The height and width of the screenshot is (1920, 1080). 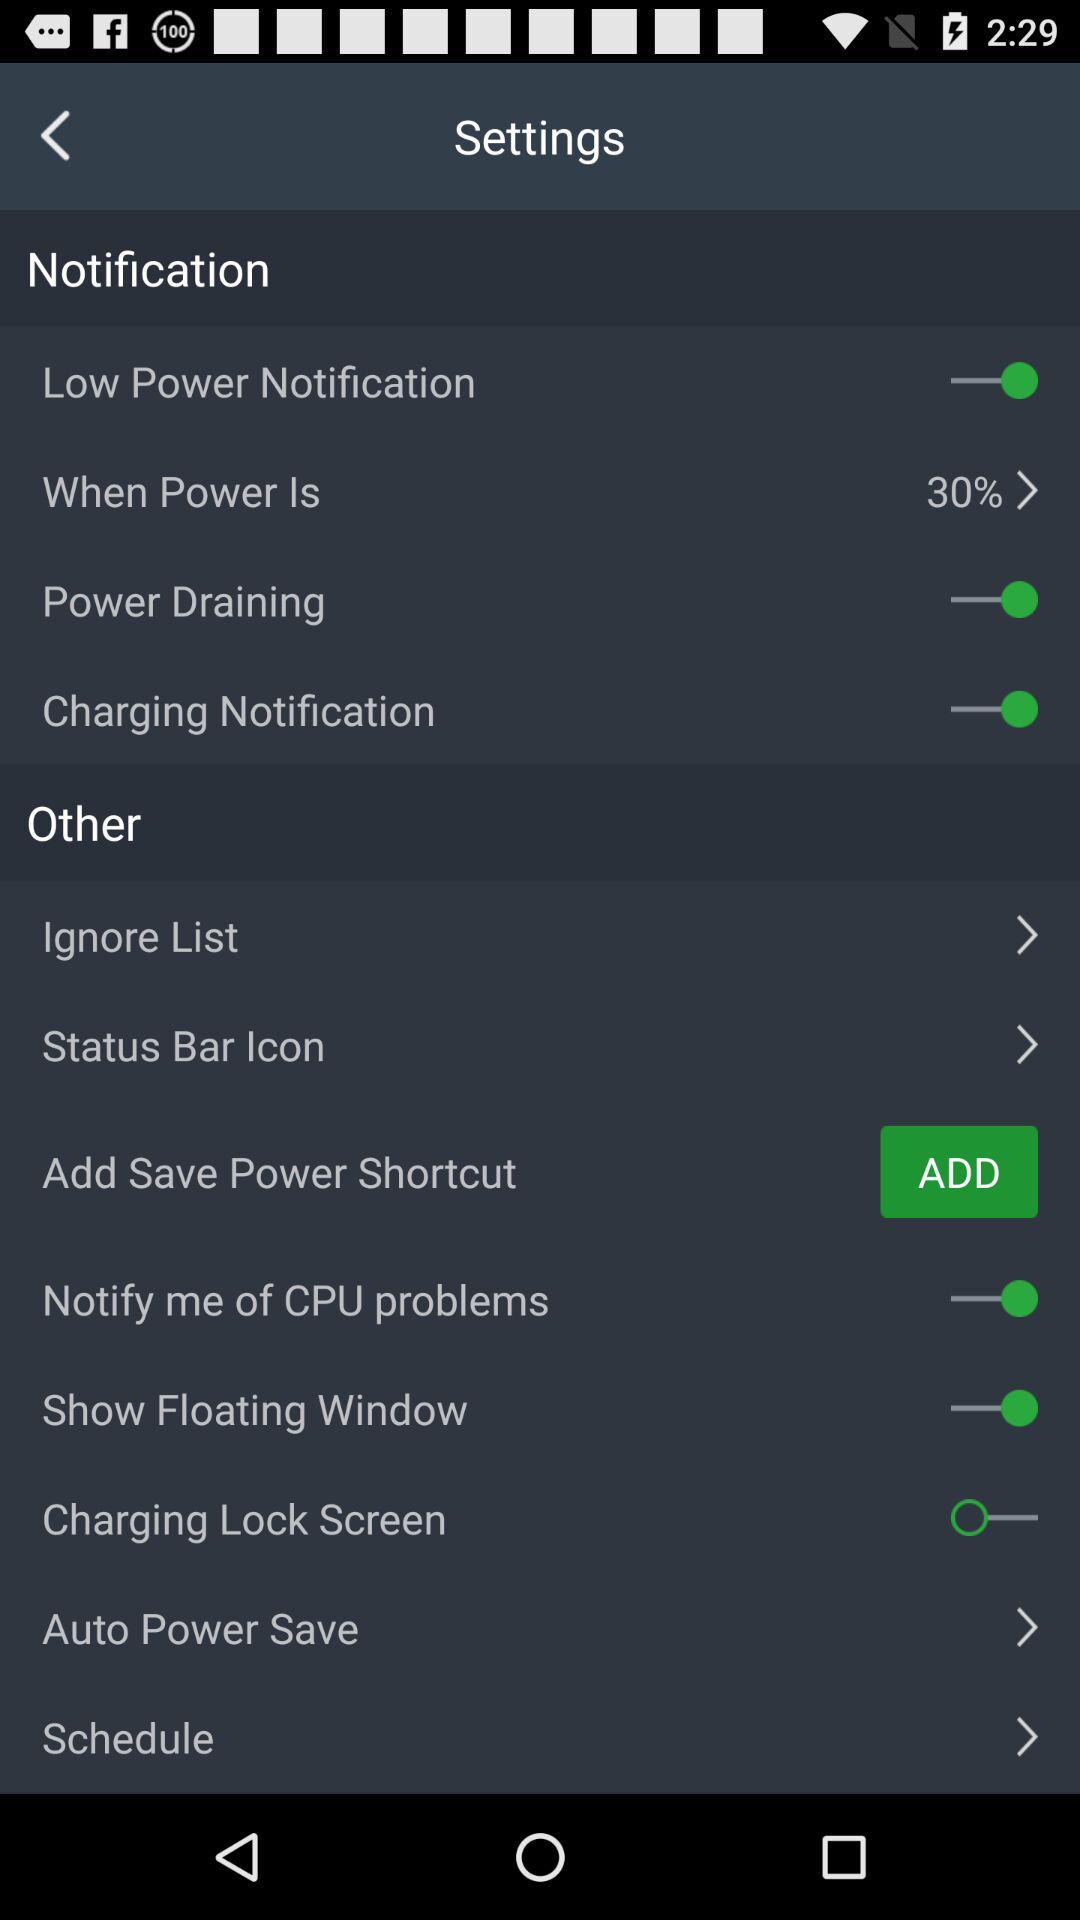 What do you see at coordinates (55, 135) in the screenshot?
I see `app to the left of settings` at bounding box center [55, 135].